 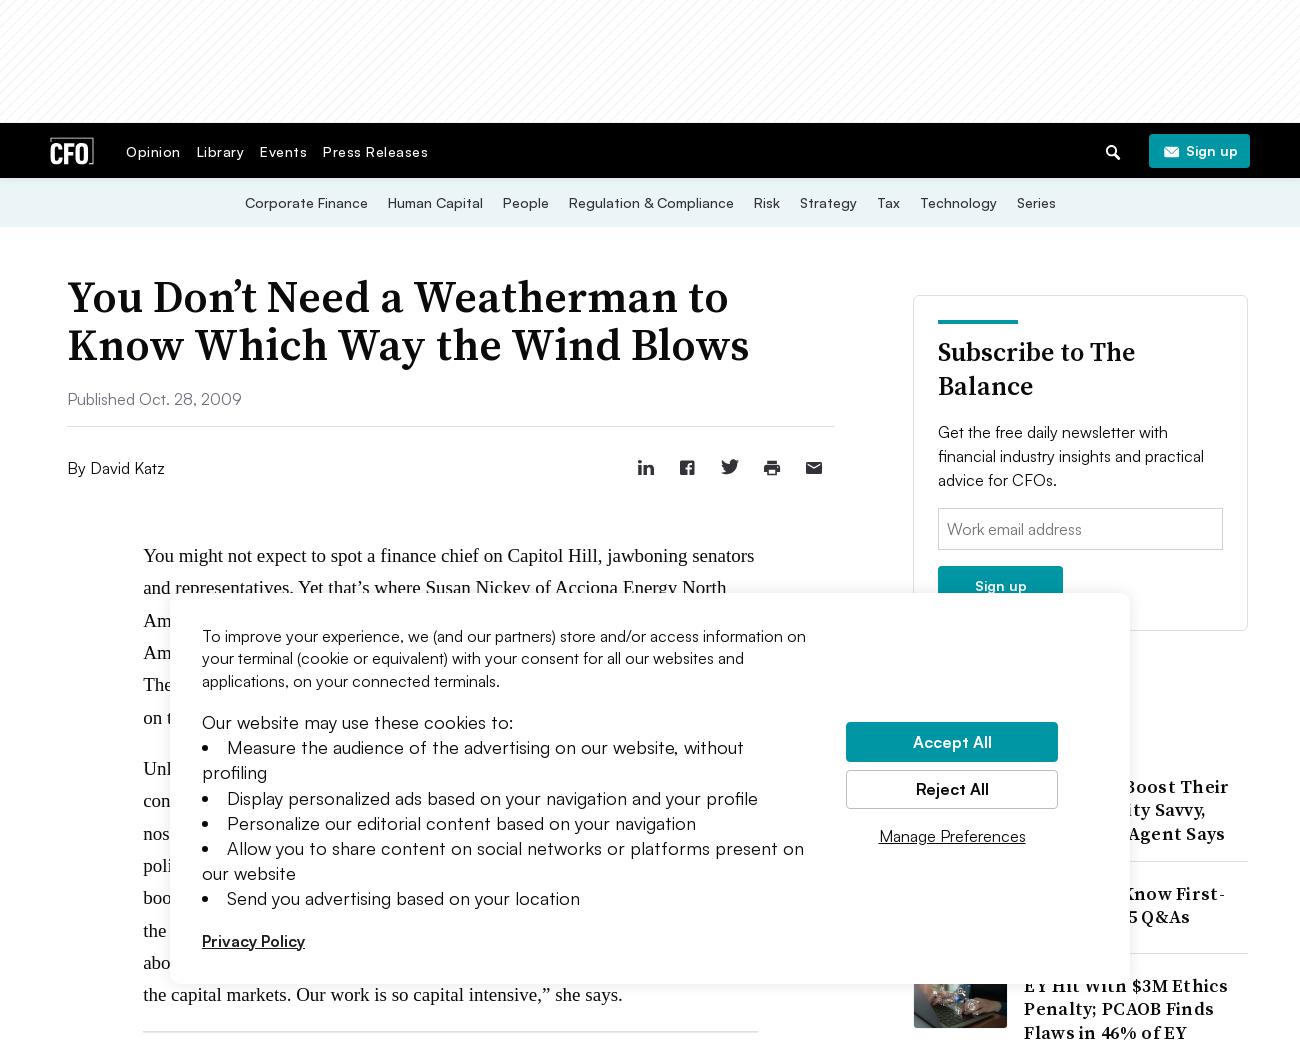 What do you see at coordinates (283, 150) in the screenshot?
I see `'Events'` at bounding box center [283, 150].